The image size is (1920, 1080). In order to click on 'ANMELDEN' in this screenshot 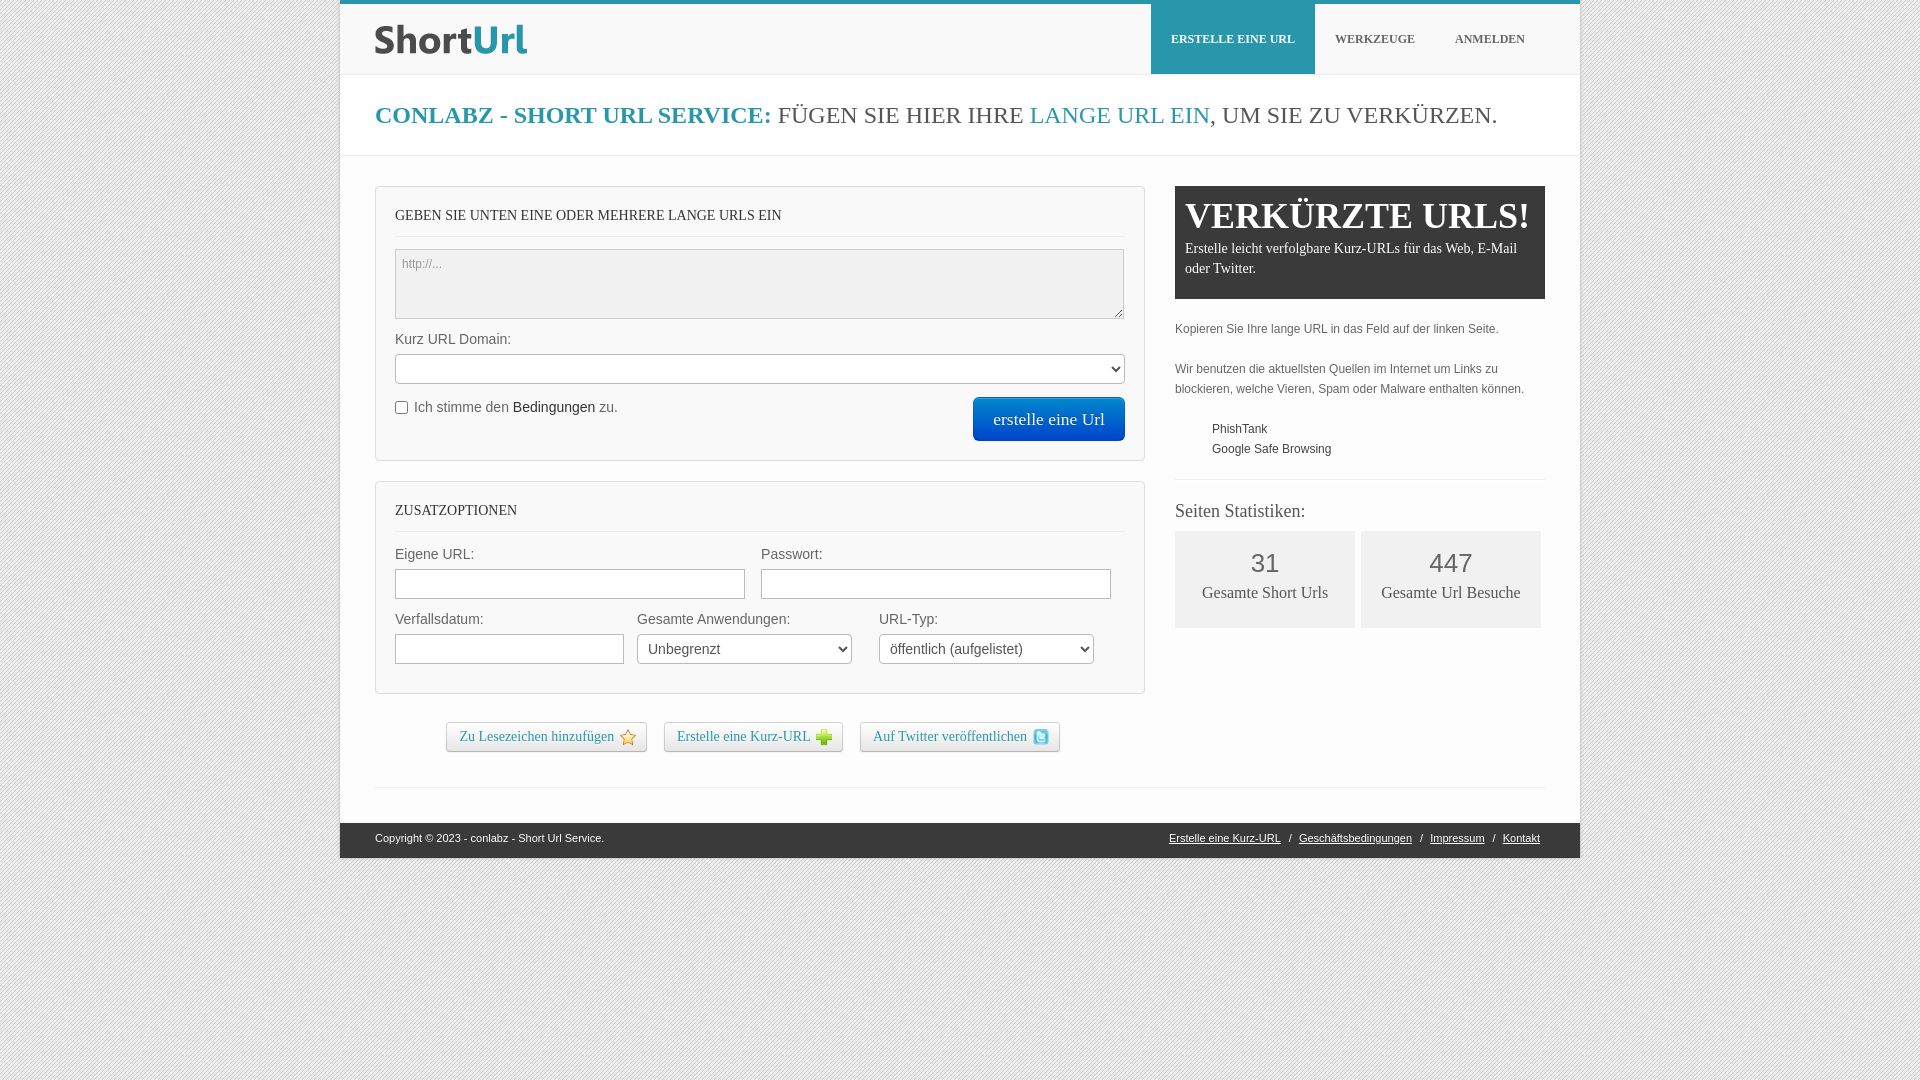, I will do `click(1489, 38)`.